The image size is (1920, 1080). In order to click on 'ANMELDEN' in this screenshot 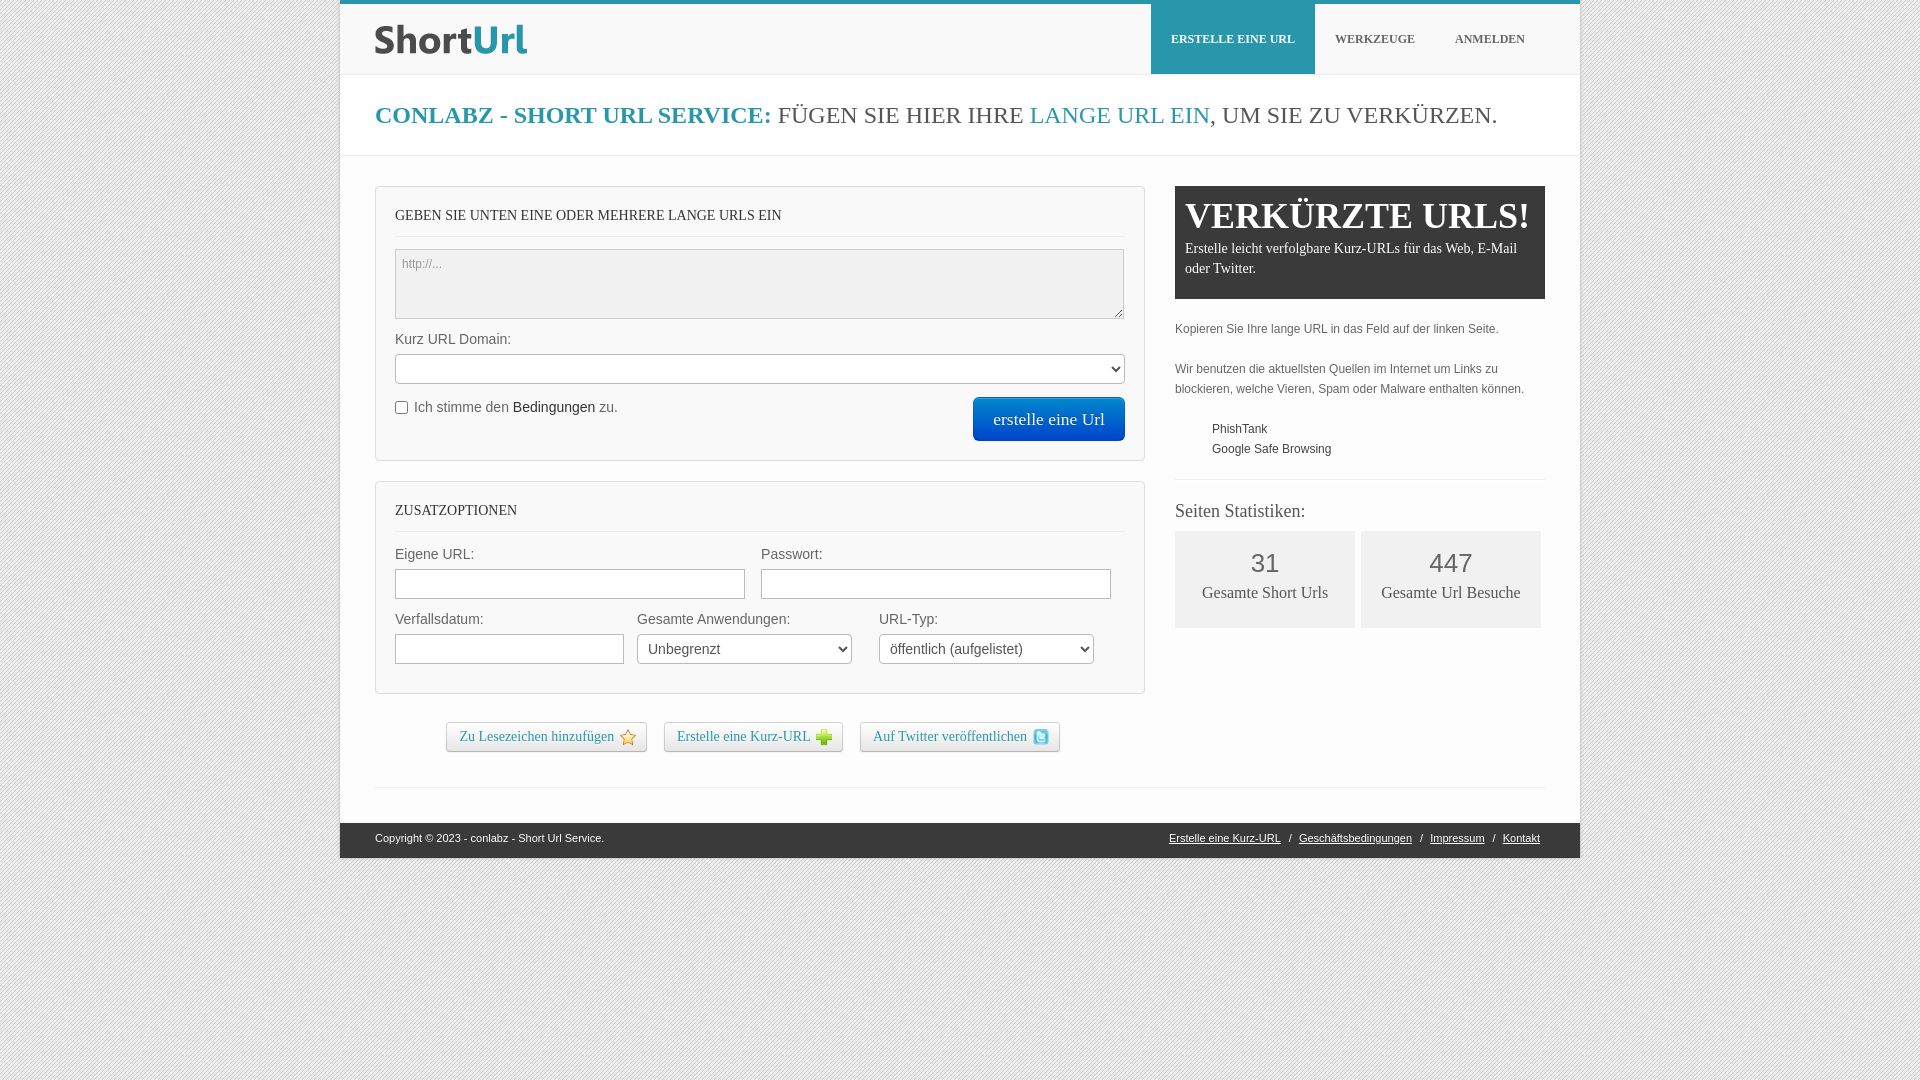, I will do `click(1489, 38)`.